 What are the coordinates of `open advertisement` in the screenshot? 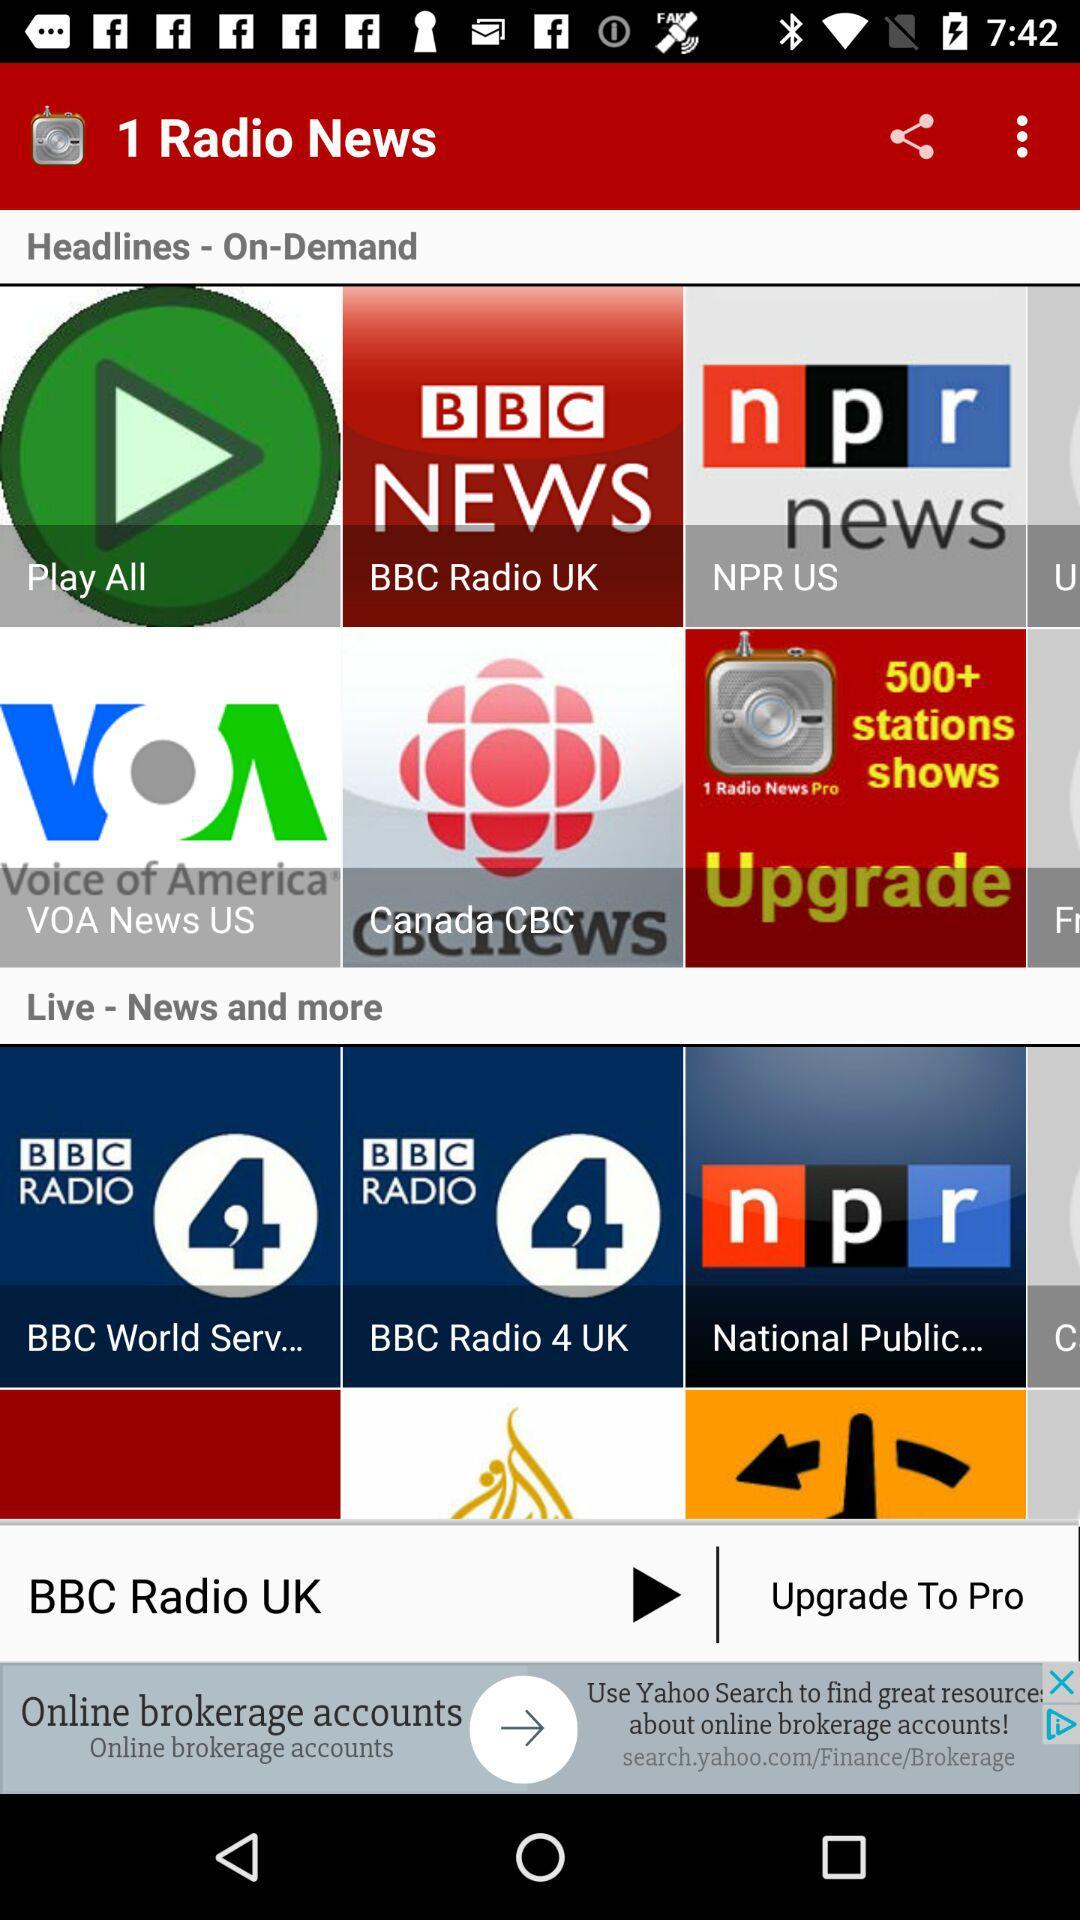 It's located at (540, 1727).